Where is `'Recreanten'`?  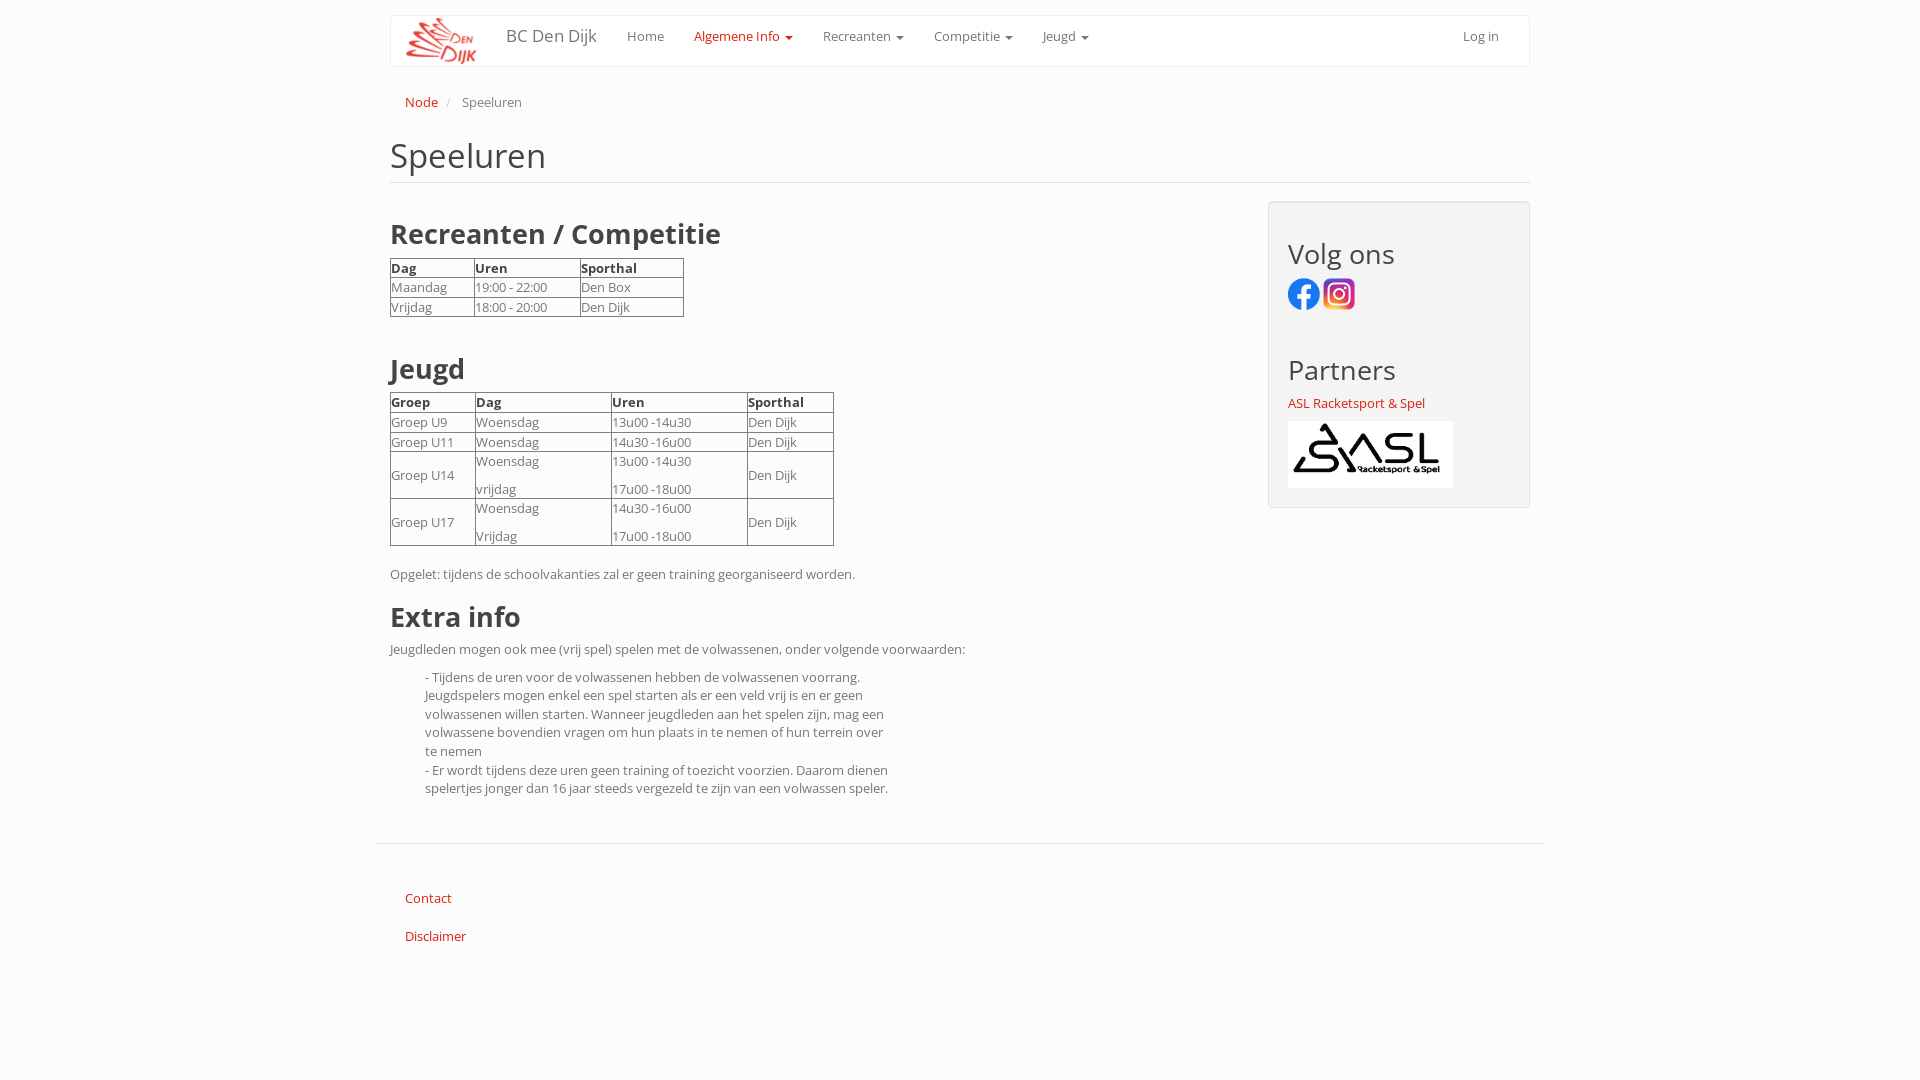
'Recreanten' is located at coordinates (863, 35).